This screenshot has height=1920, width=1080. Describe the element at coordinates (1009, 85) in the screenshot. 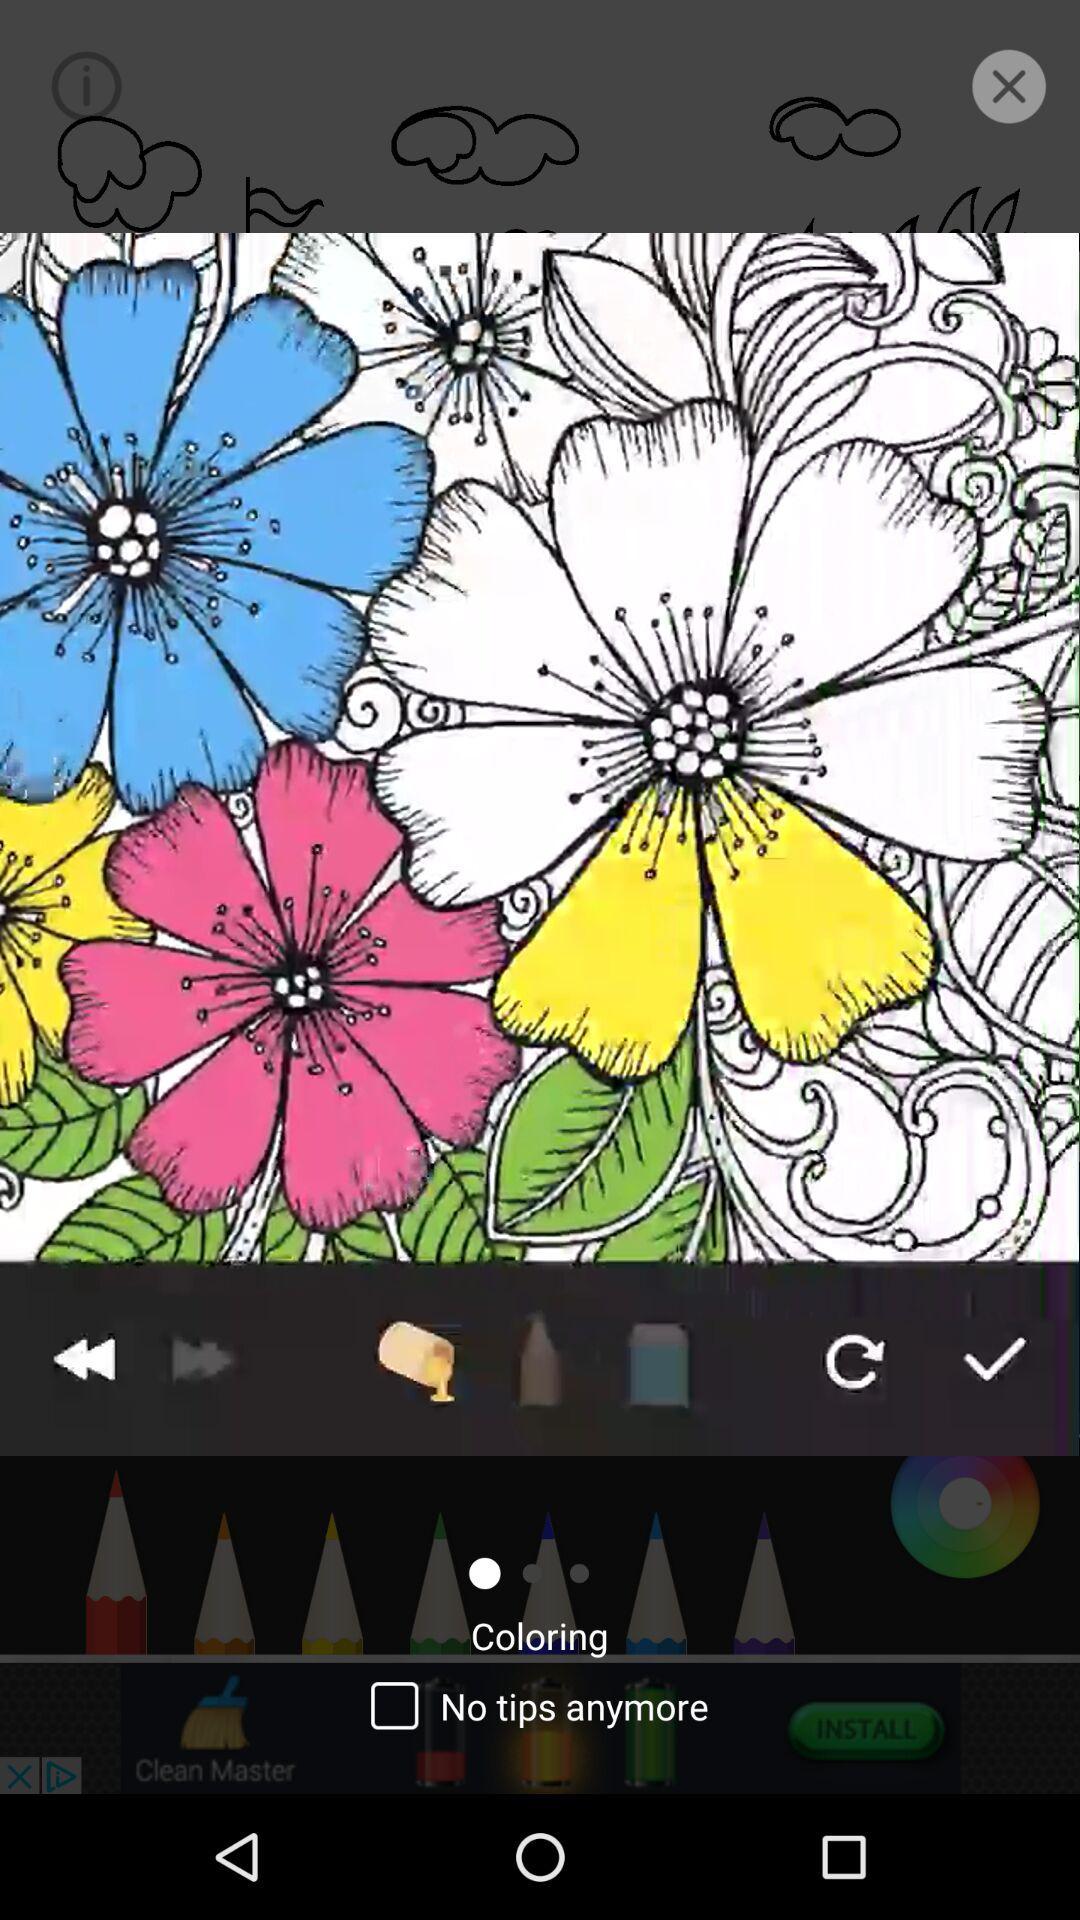

I see `the close icon` at that location.